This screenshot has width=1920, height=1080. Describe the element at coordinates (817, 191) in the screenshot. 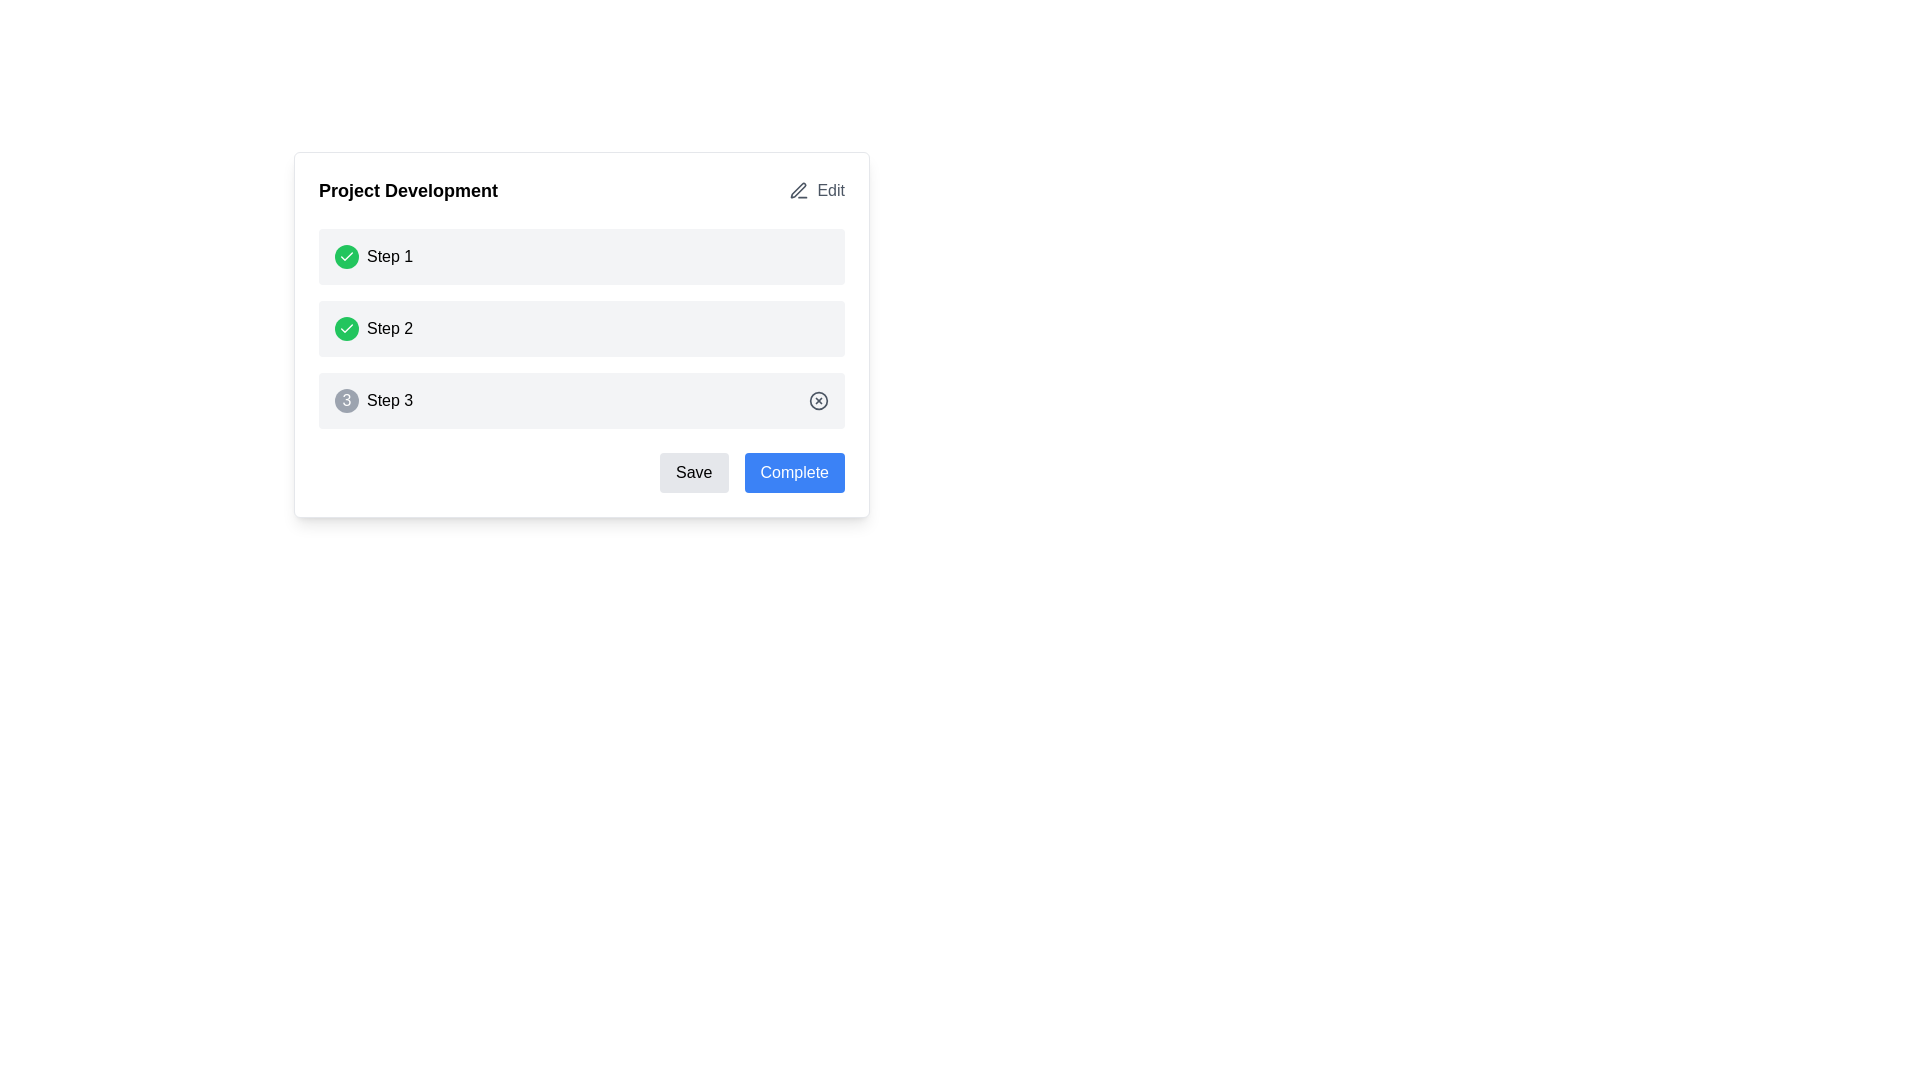

I see `the 'Edit' button, which features a pen icon on the left and the text 'Edit' in gray font, located in the top-right corner of the 'Project Development' section` at that location.